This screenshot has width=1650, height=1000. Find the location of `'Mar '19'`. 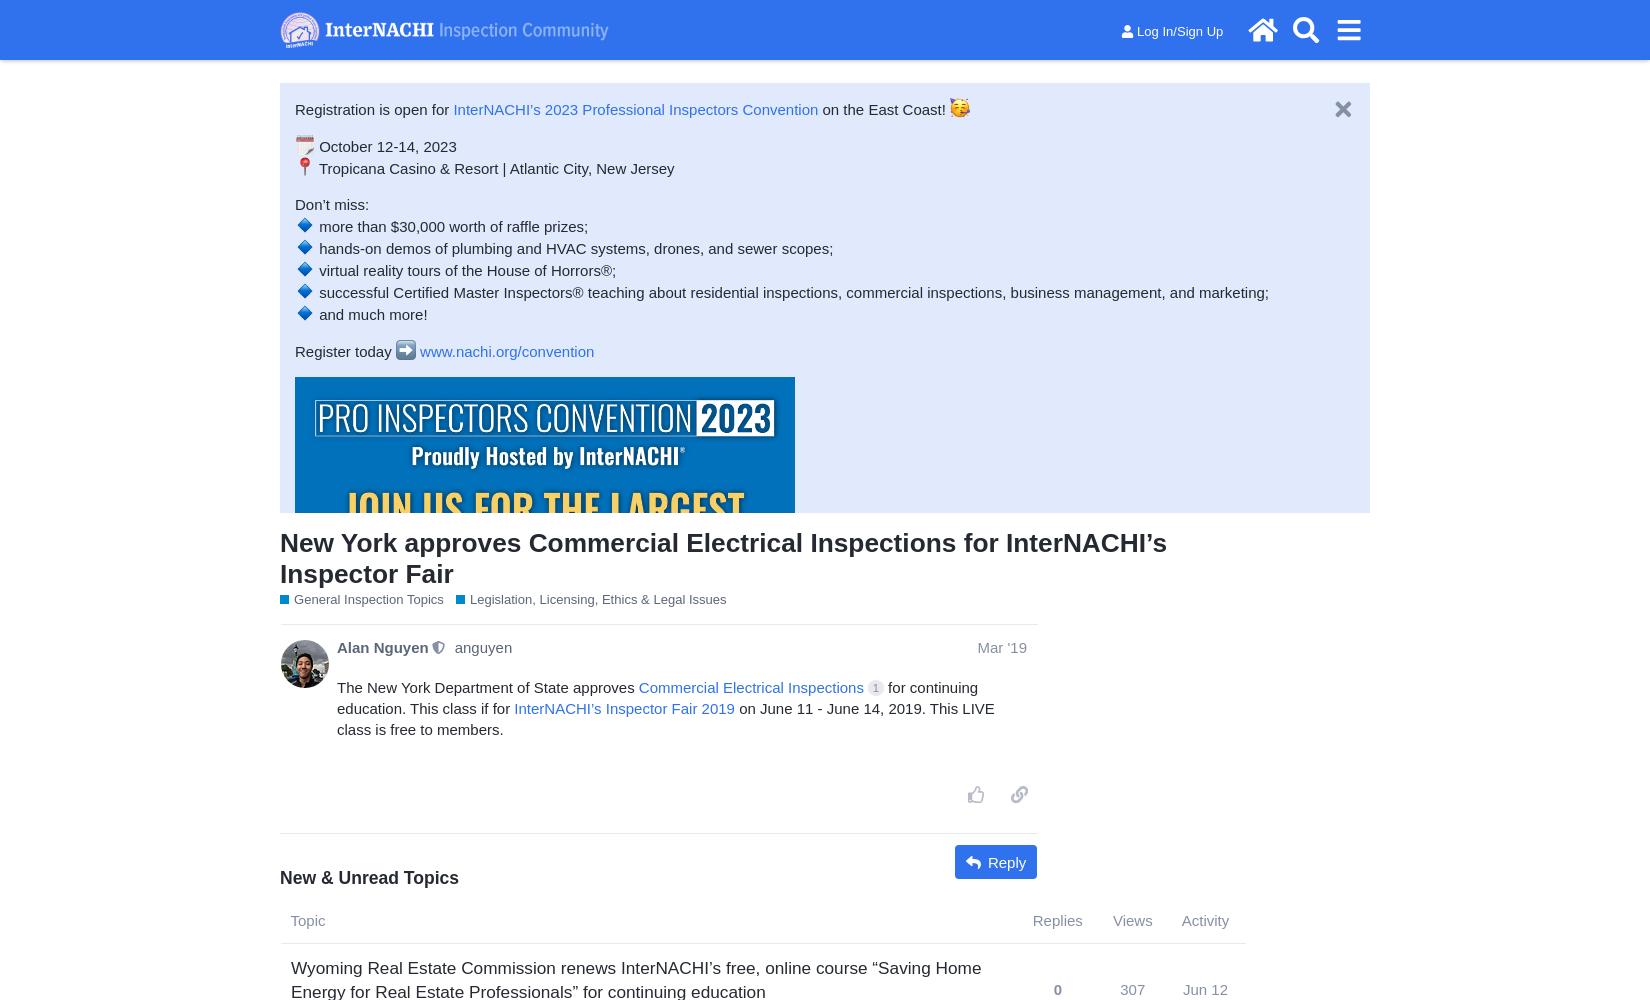

'Mar '19' is located at coordinates (1002, 646).